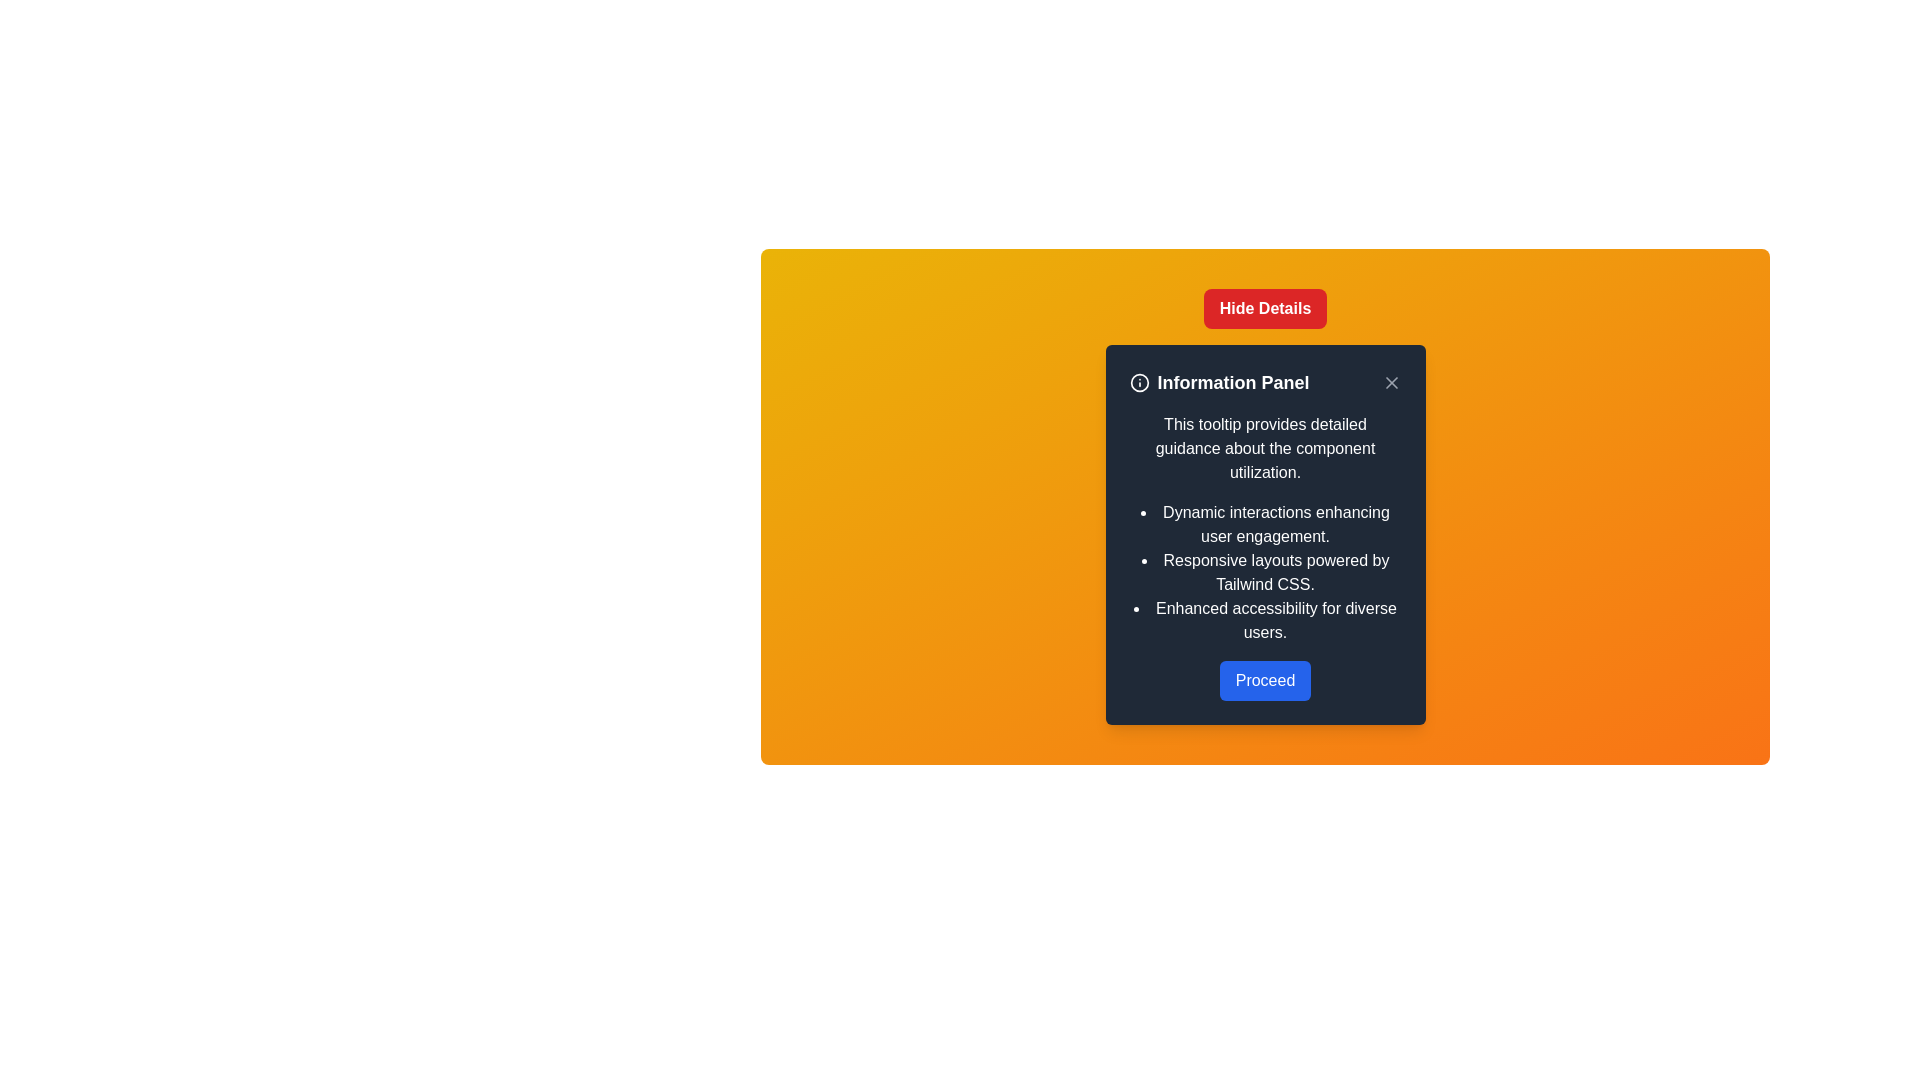 This screenshot has height=1080, width=1920. I want to click on the close button located at the top-right corner of the modal header, so click(1390, 382).